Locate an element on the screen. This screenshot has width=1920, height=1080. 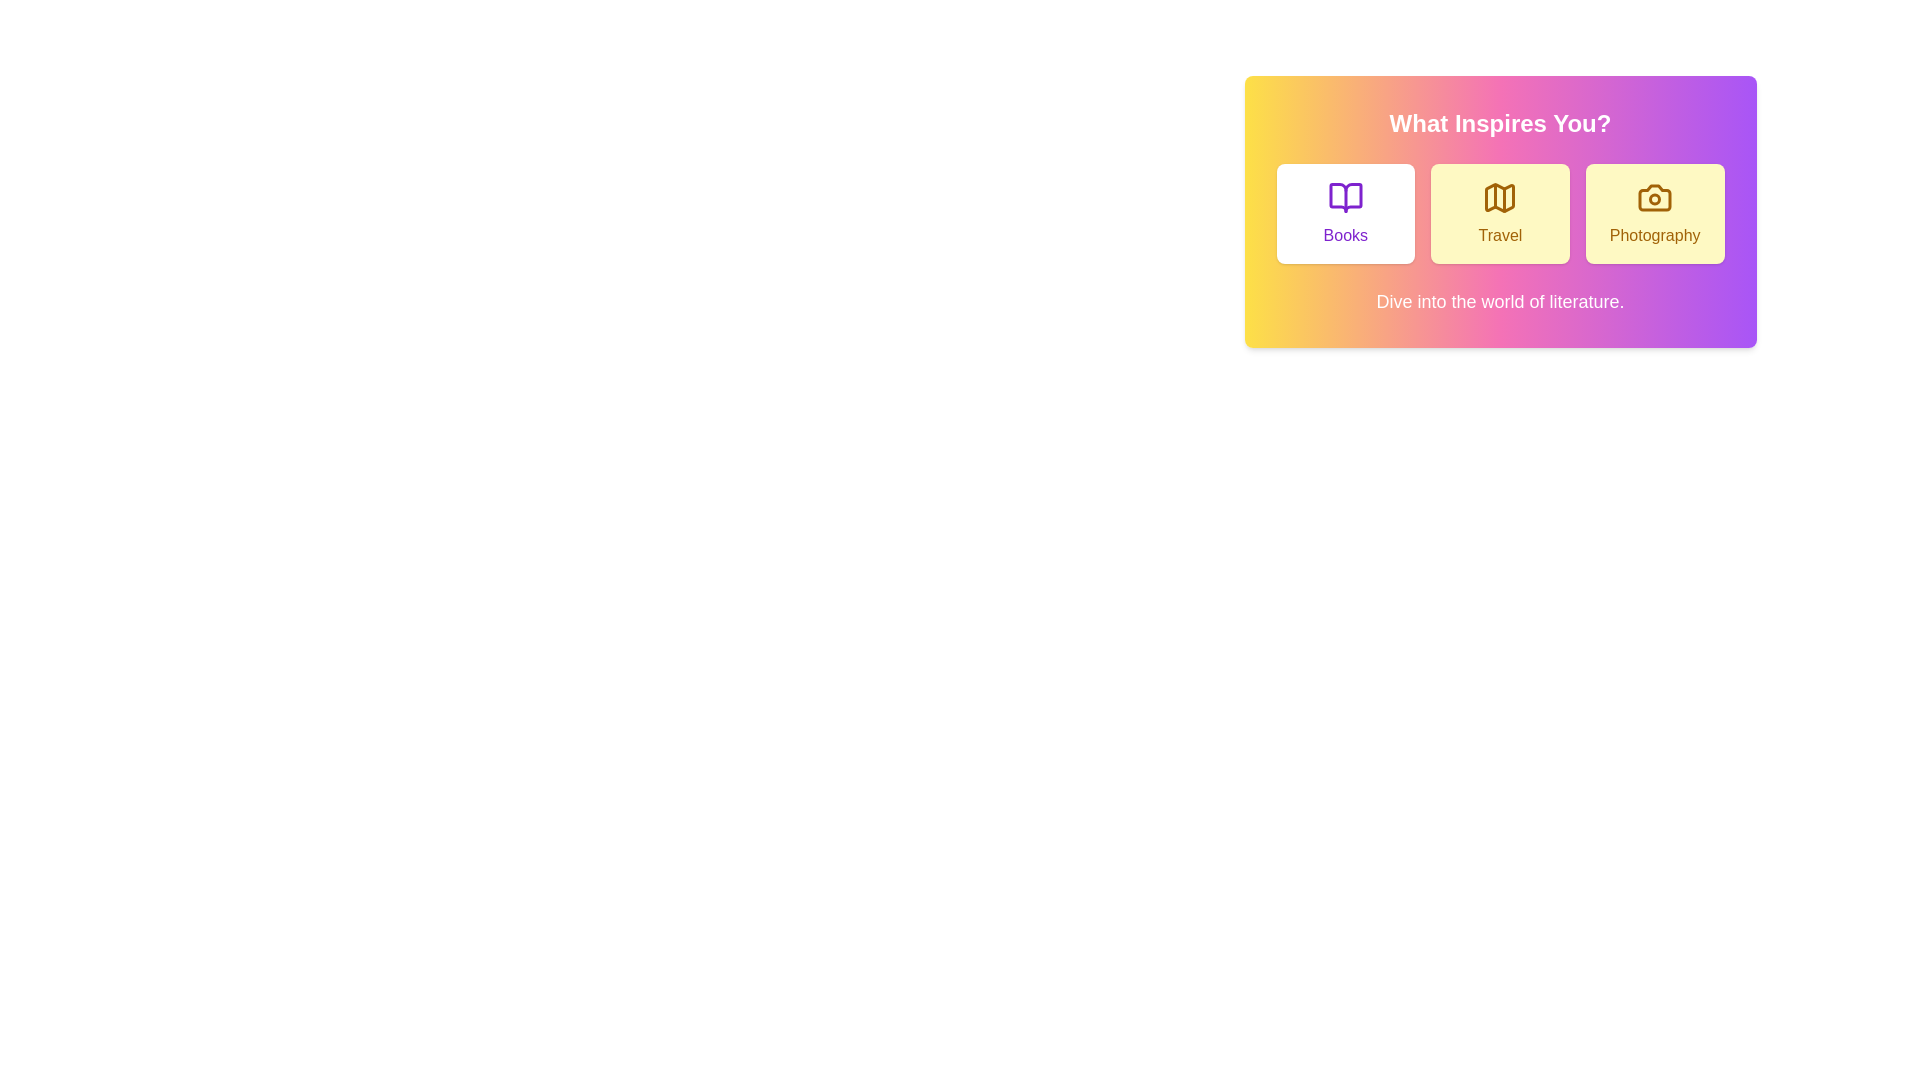
the Travel button is located at coordinates (1500, 213).